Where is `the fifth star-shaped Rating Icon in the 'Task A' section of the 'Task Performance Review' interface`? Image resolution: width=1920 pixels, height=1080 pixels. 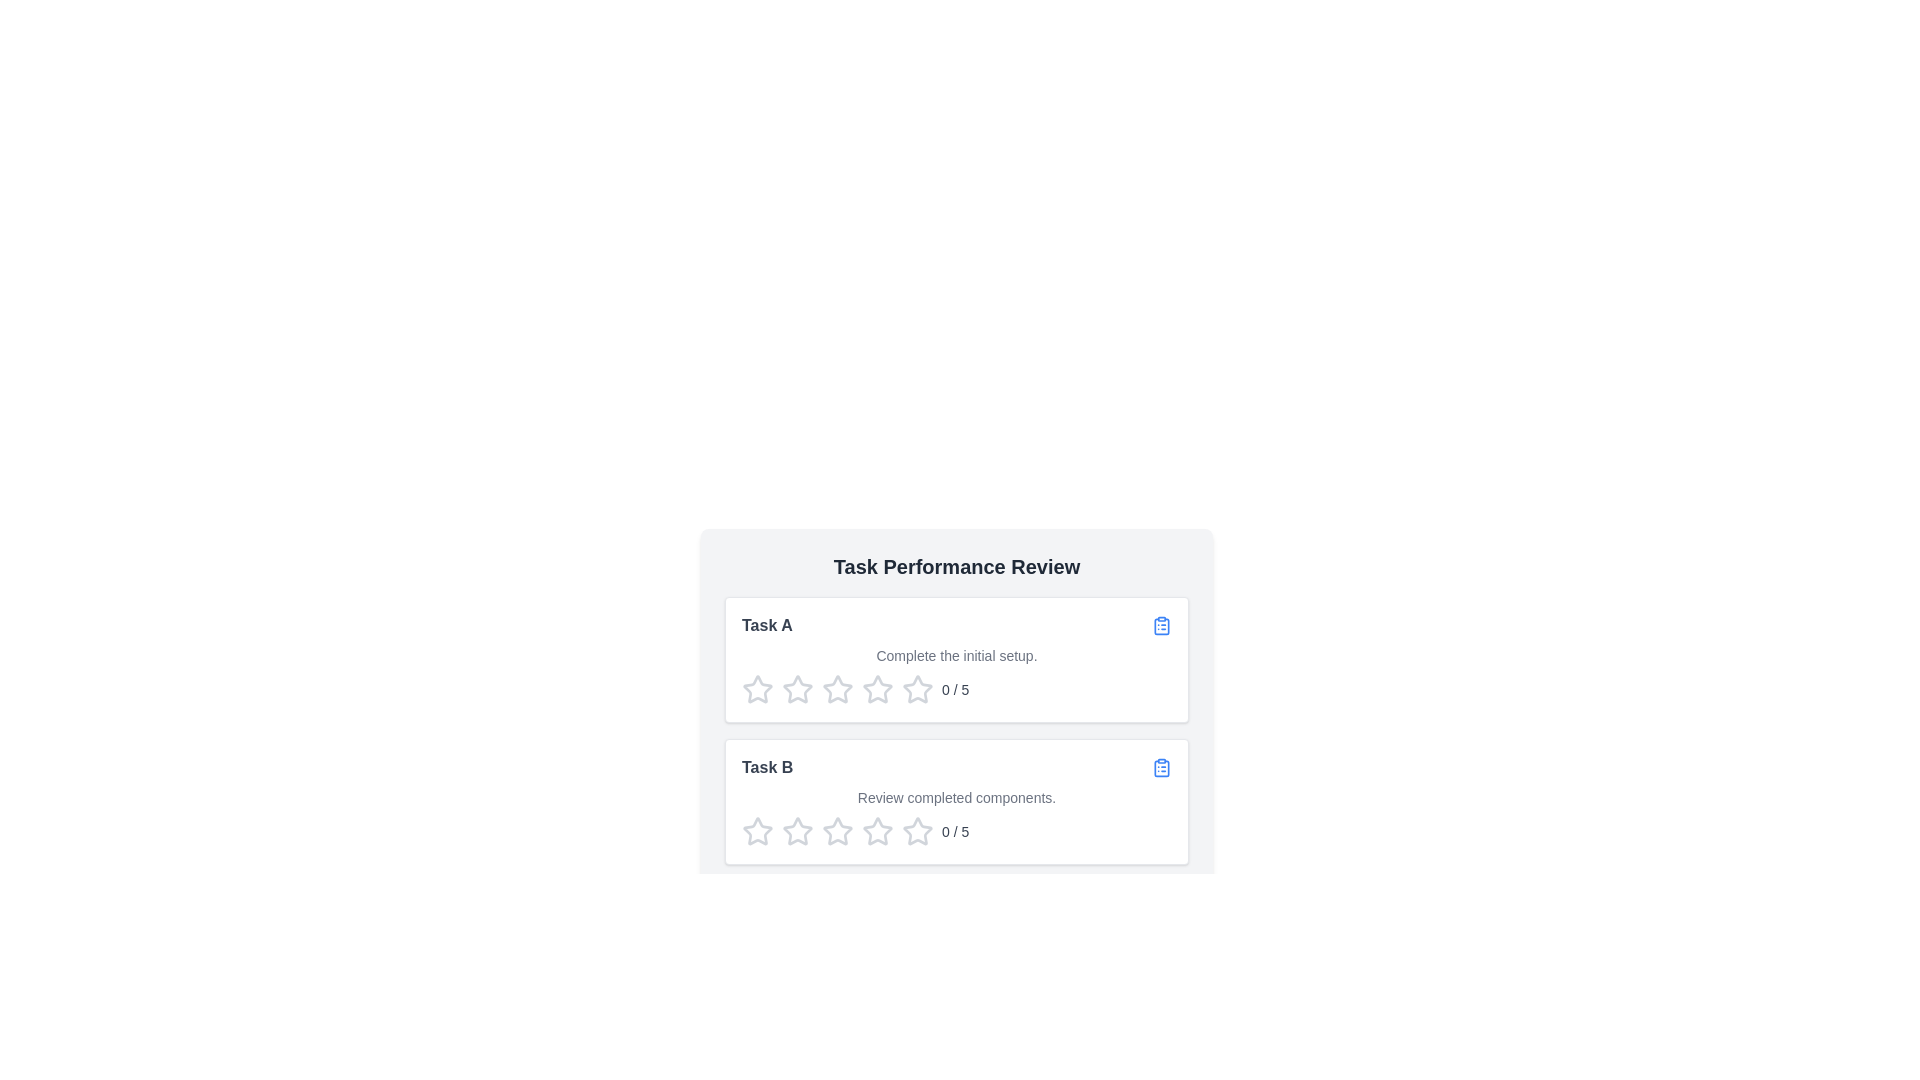 the fifth star-shaped Rating Icon in the 'Task A' section of the 'Task Performance Review' interface is located at coordinates (916, 689).